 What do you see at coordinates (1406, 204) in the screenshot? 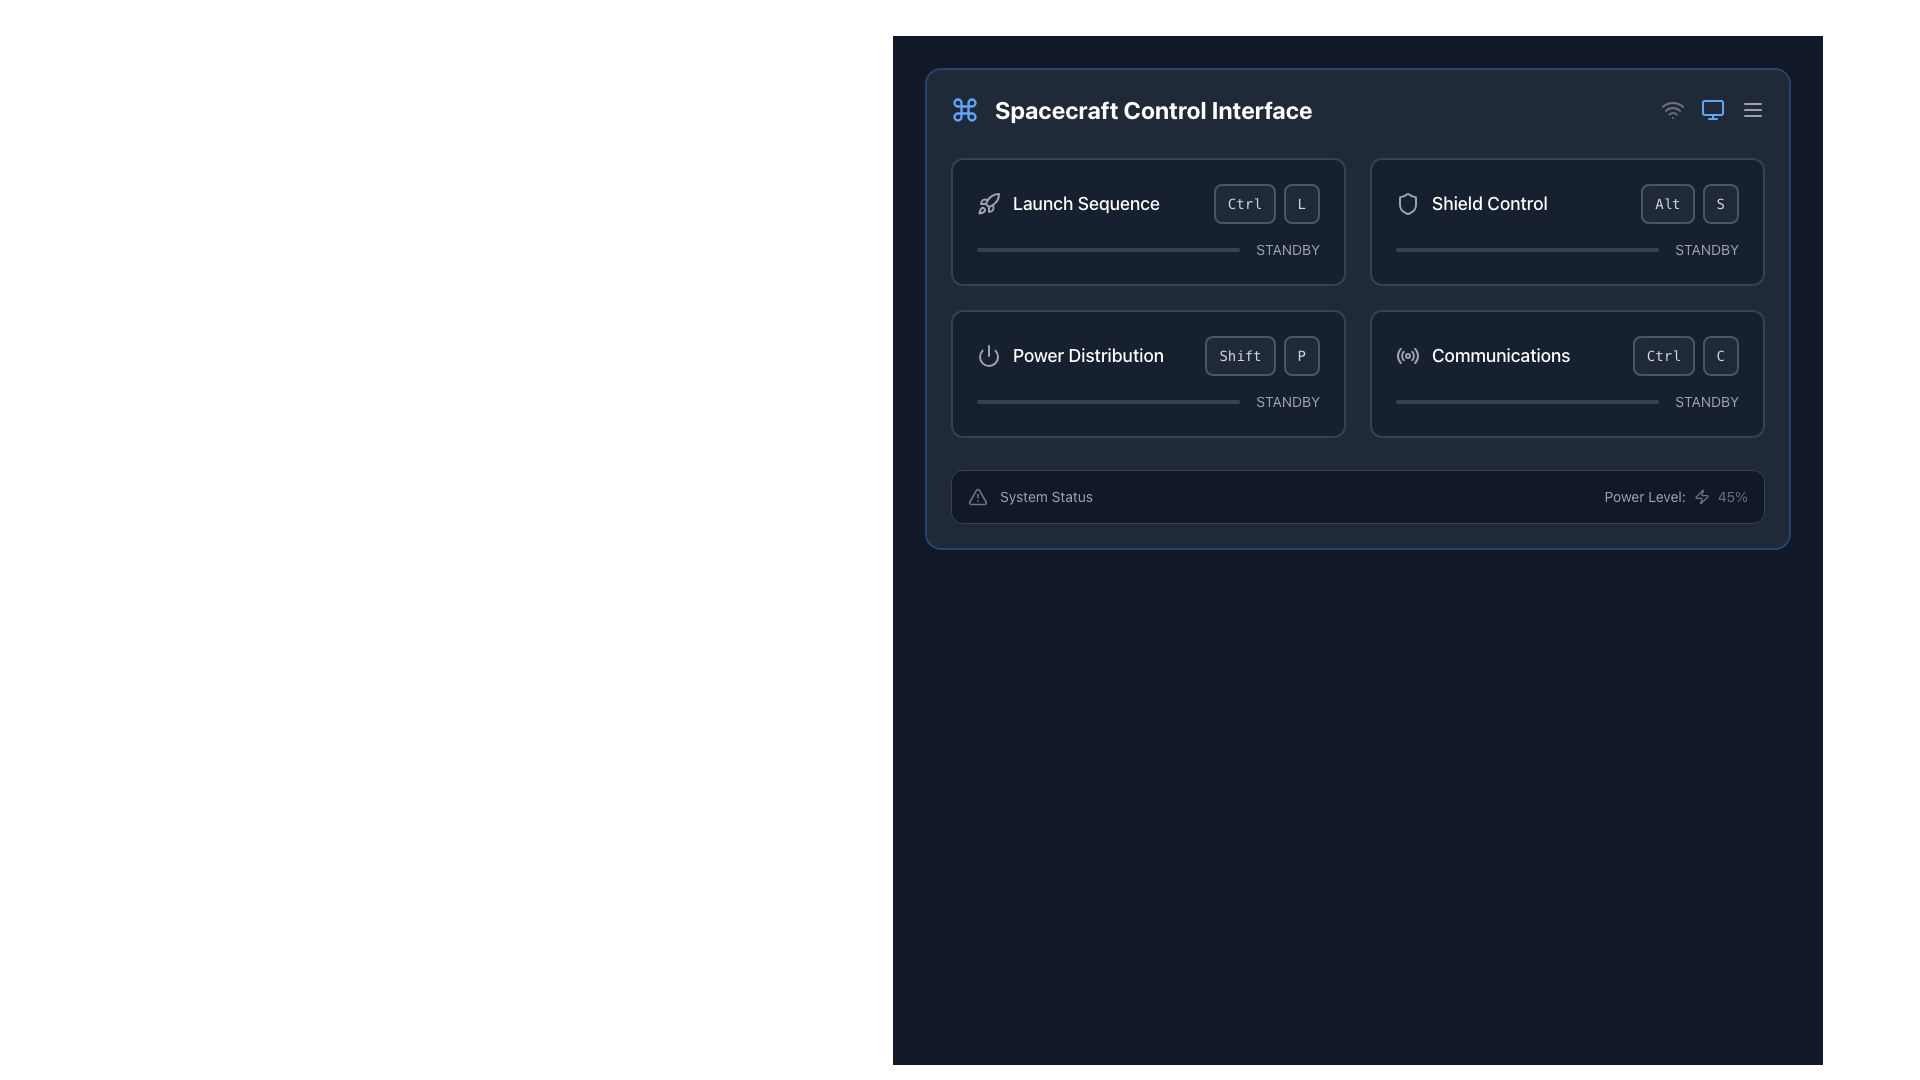
I see `the shield icon located in the 'Shield Control' section` at bounding box center [1406, 204].